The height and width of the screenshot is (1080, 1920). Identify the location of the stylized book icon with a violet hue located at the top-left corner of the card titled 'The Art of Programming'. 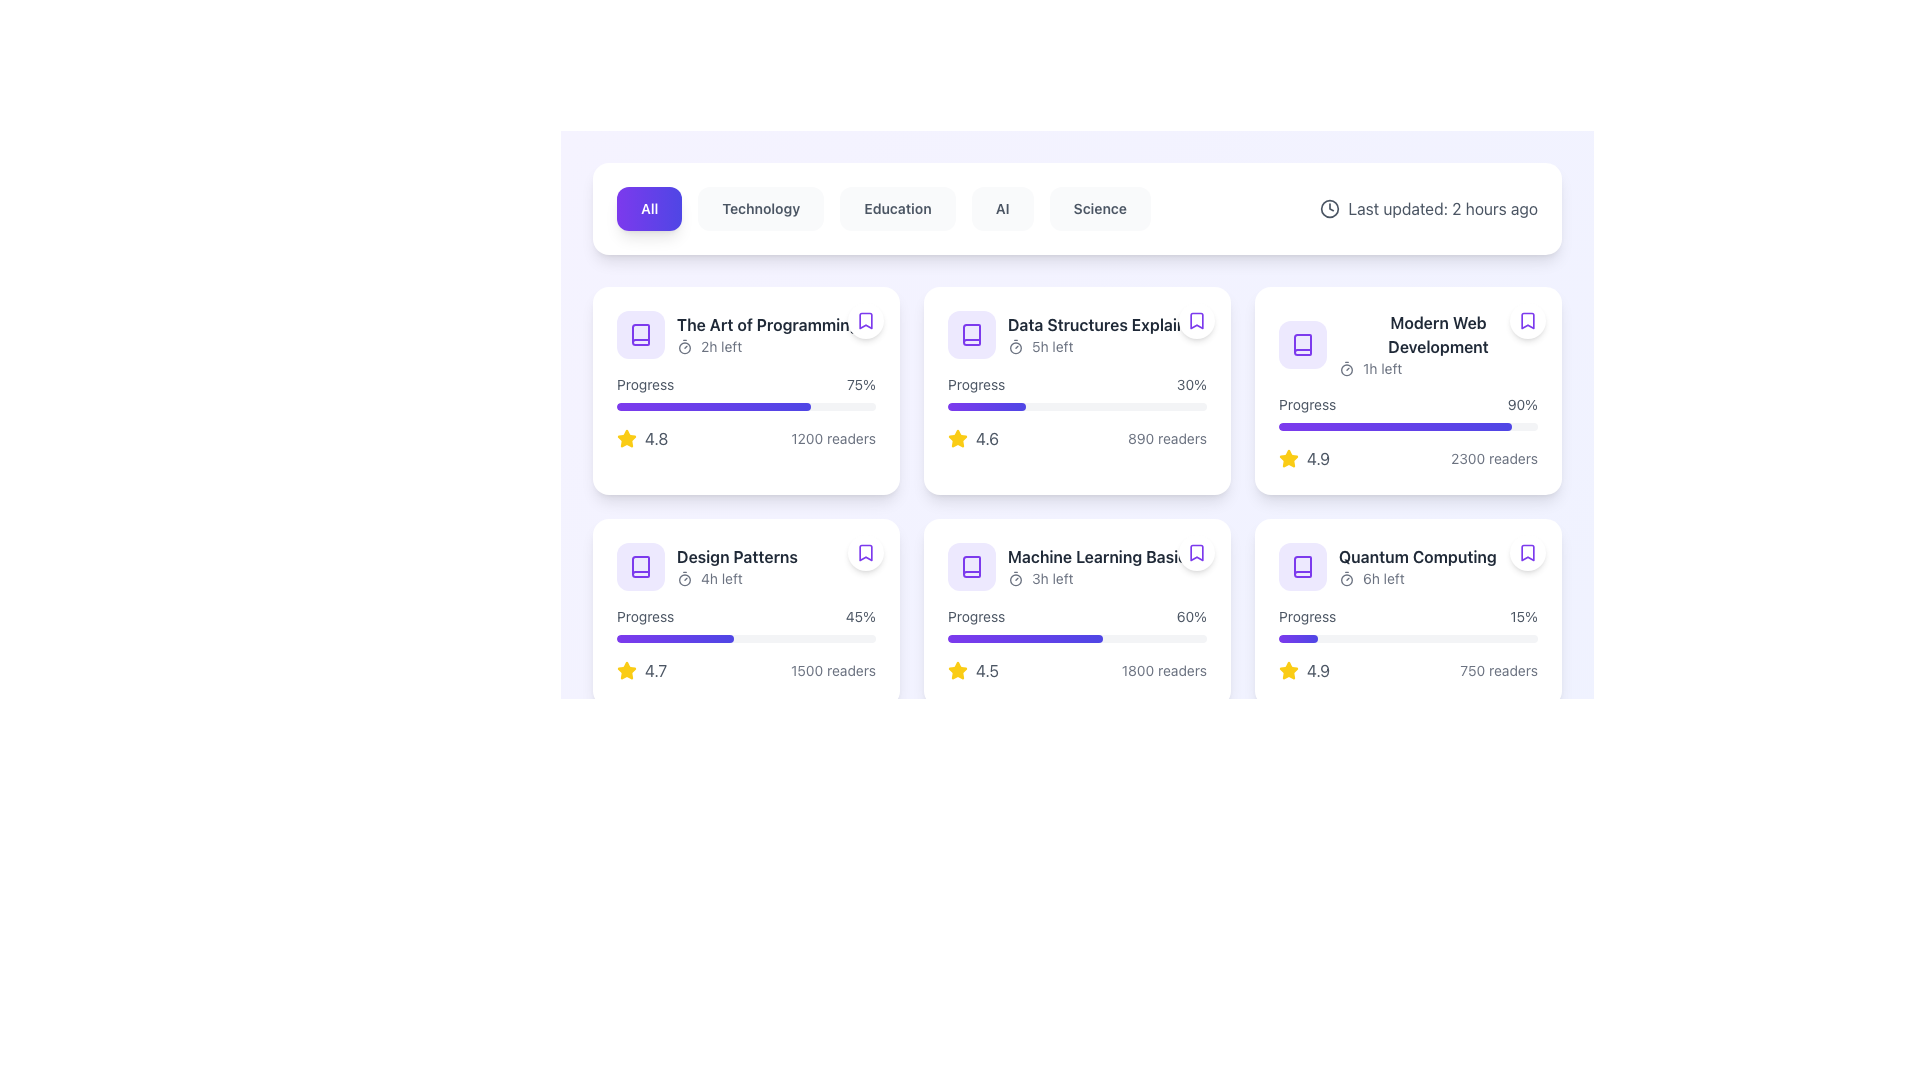
(641, 334).